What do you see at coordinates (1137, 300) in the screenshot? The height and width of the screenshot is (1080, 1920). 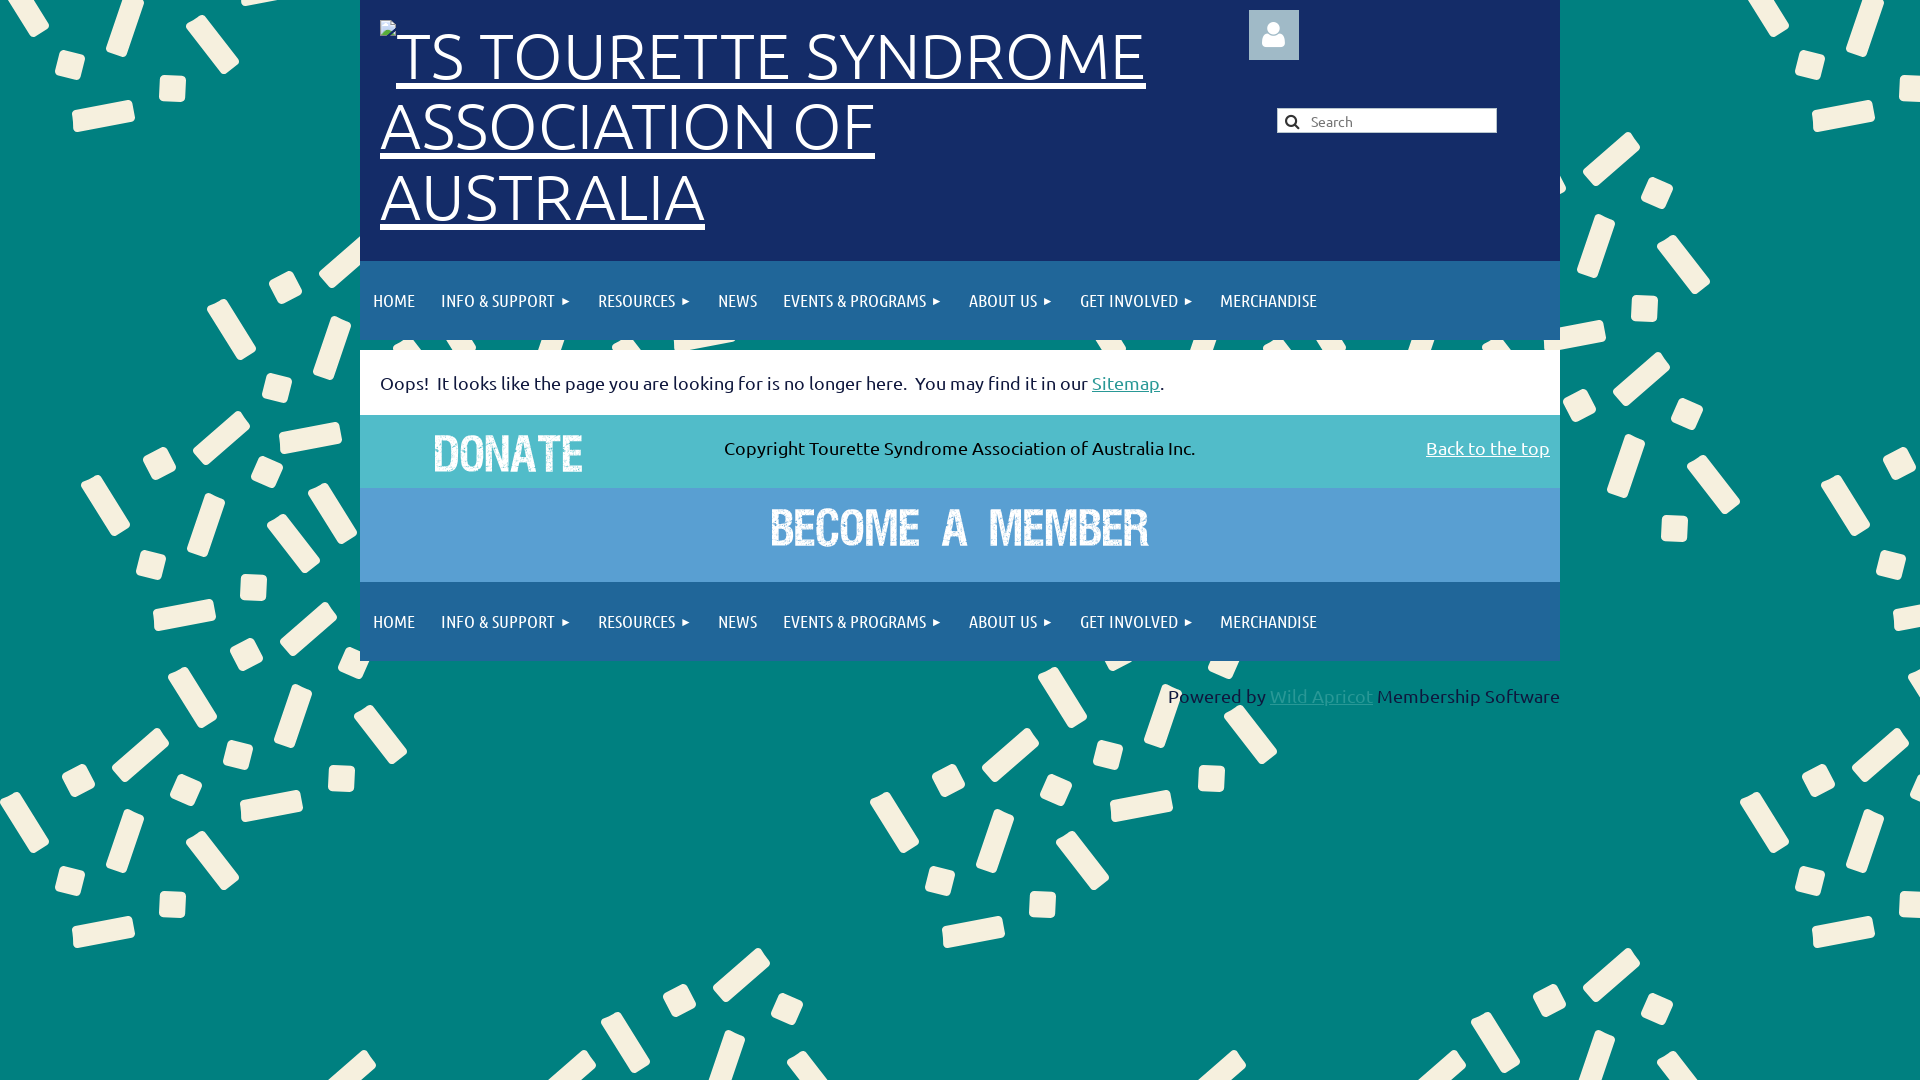 I see `'GET INVOLVED'` at bounding box center [1137, 300].